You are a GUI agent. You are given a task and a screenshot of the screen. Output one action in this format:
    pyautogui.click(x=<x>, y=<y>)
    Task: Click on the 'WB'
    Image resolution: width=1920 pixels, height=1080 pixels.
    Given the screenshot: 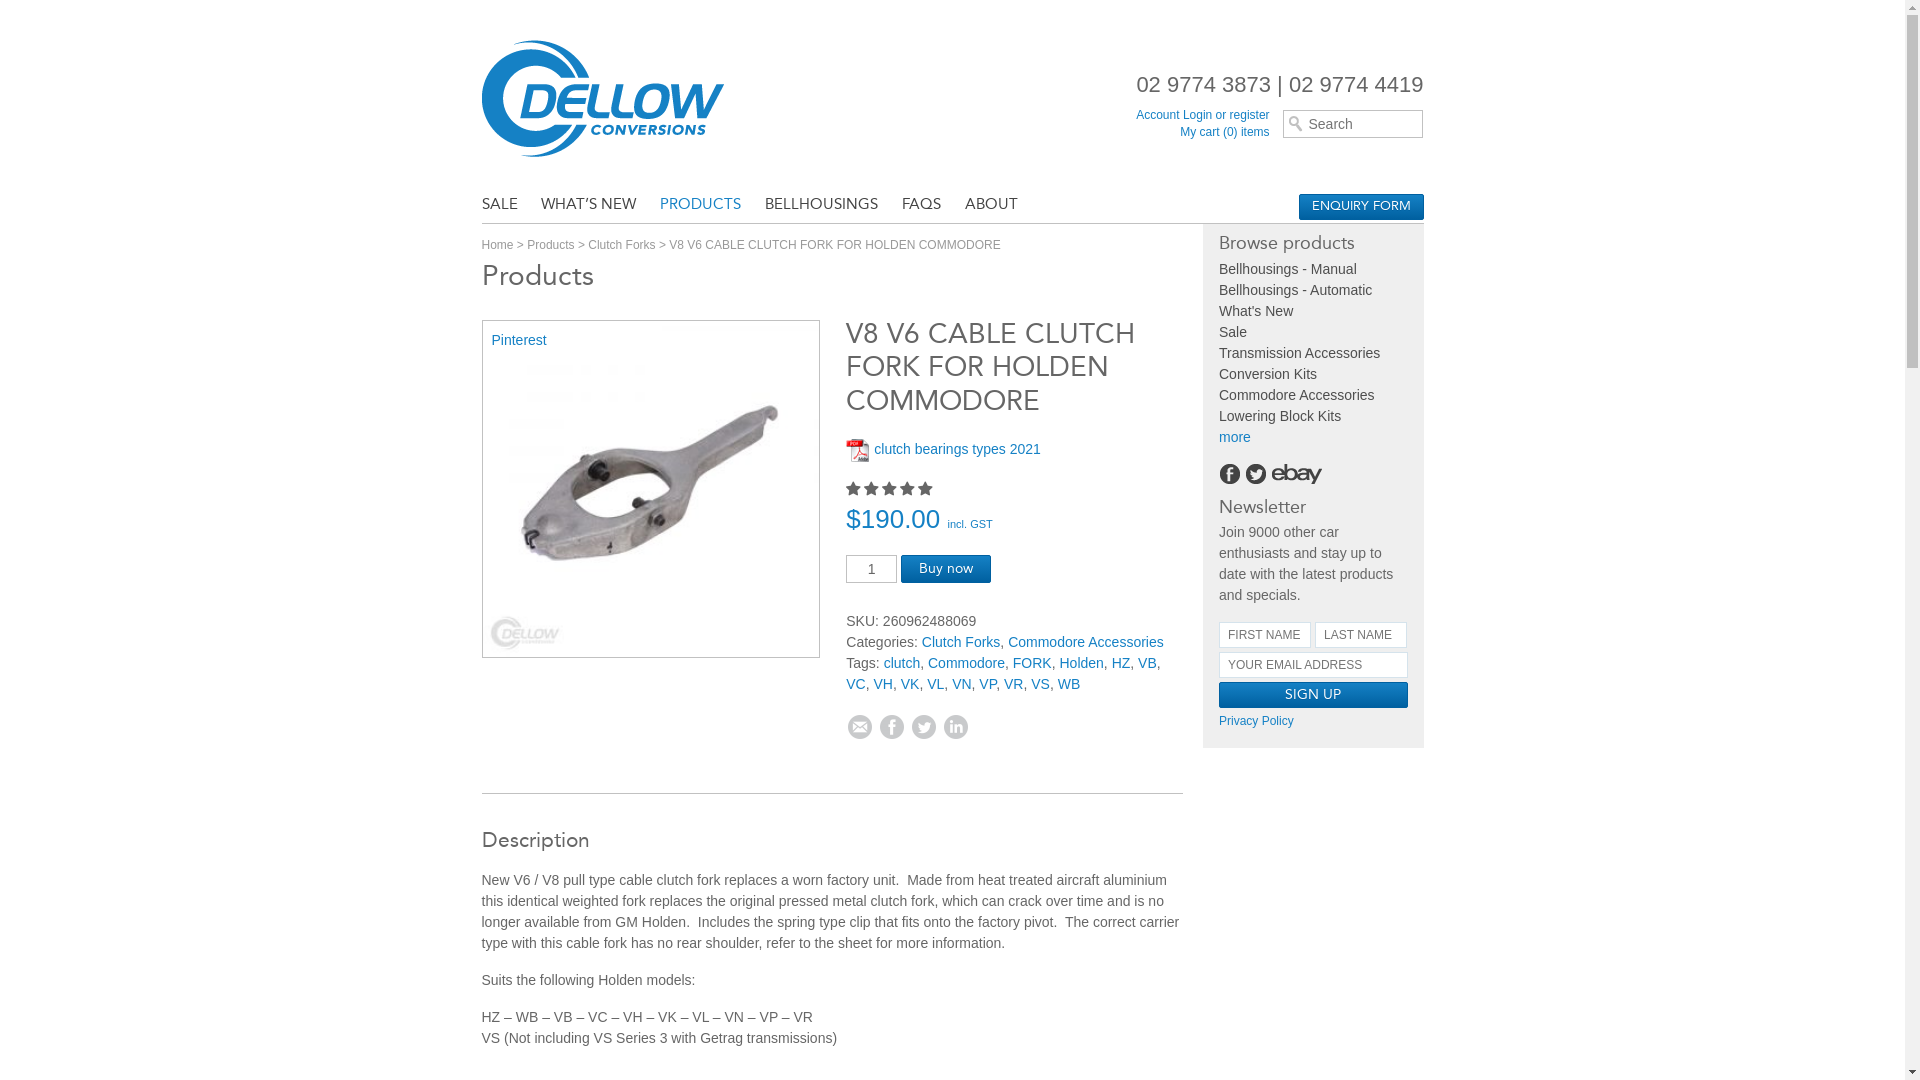 What is the action you would take?
    pyautogui.click(x=1068, y=682)
    